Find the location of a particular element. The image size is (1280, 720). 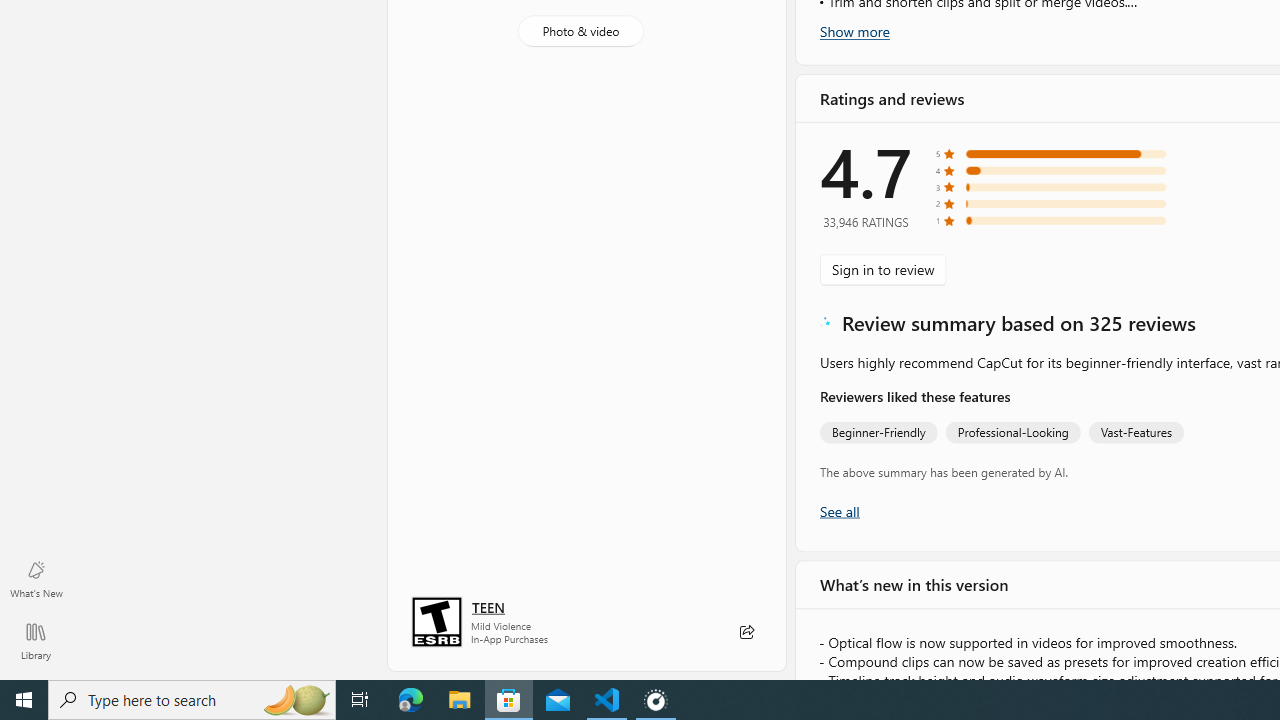

'Age rating: TEEN. Click for more information.' is located at coordinates (488, 605).